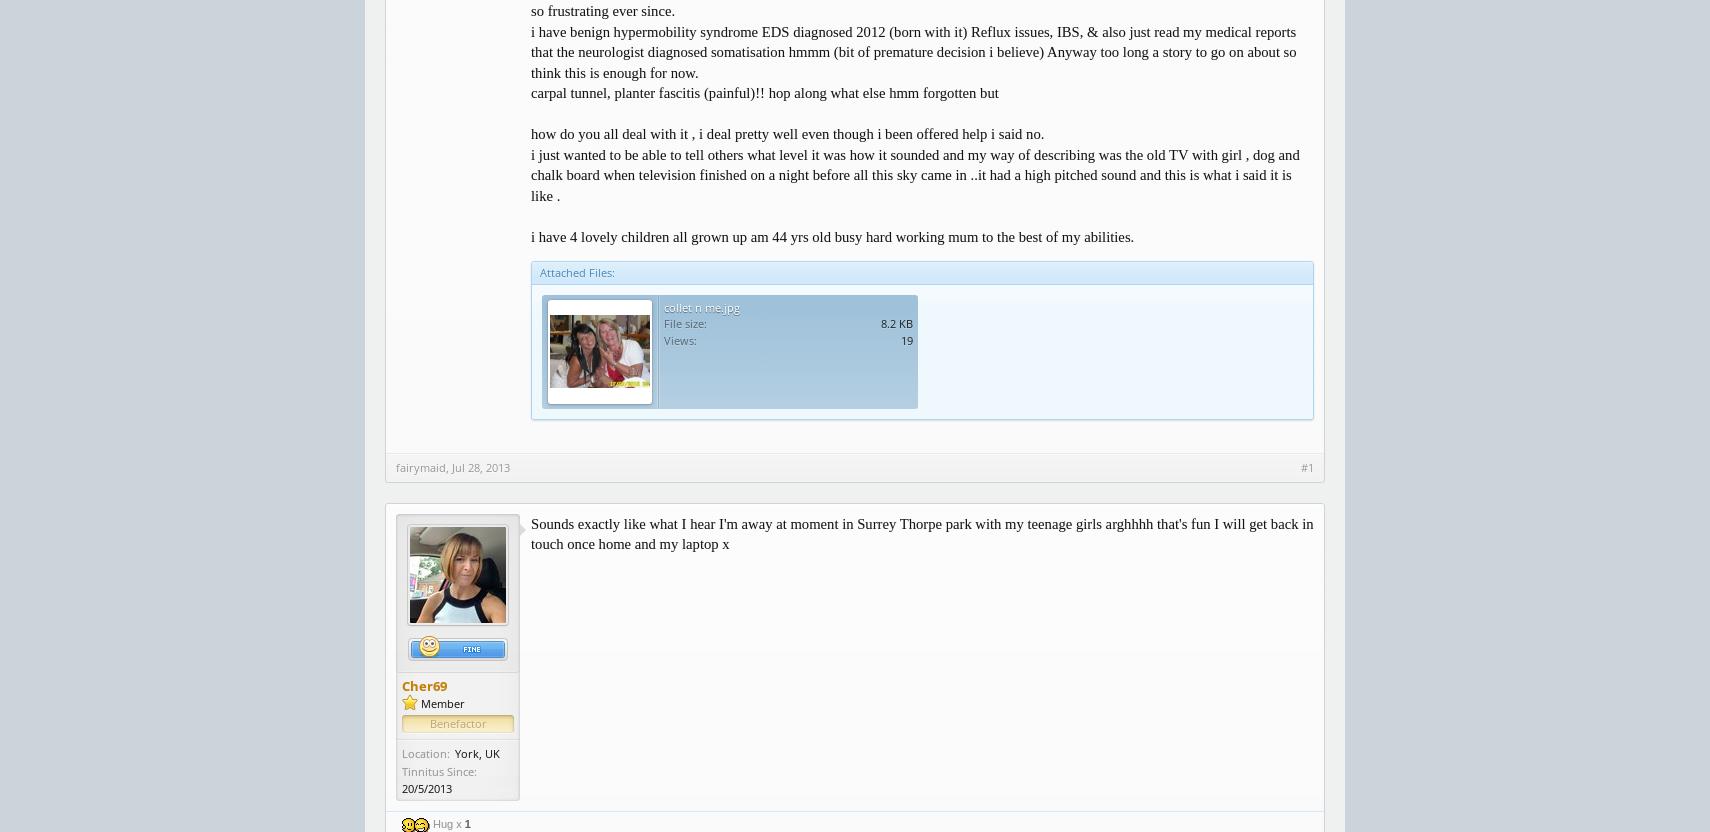  I want to click on 'fairymaid', so click(395, 466).